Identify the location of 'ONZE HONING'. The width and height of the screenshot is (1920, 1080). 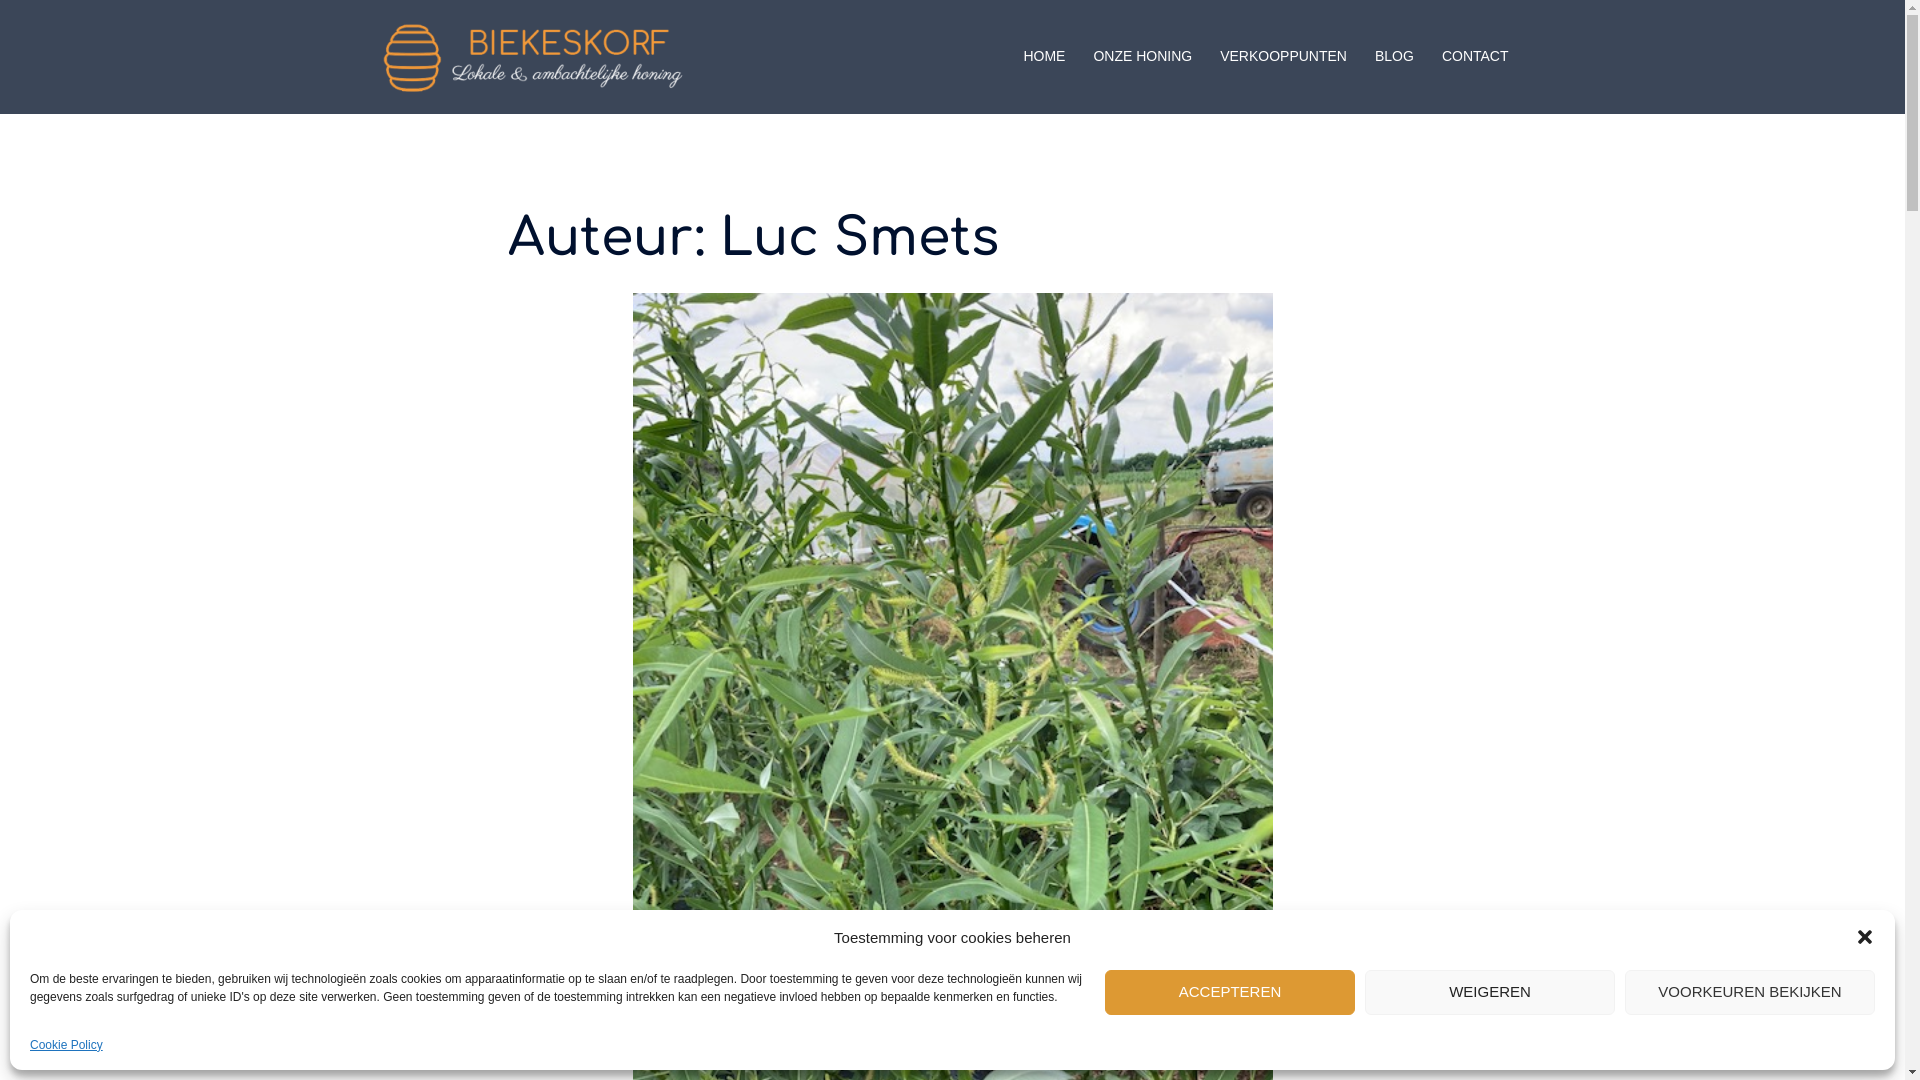
(1142, 56).